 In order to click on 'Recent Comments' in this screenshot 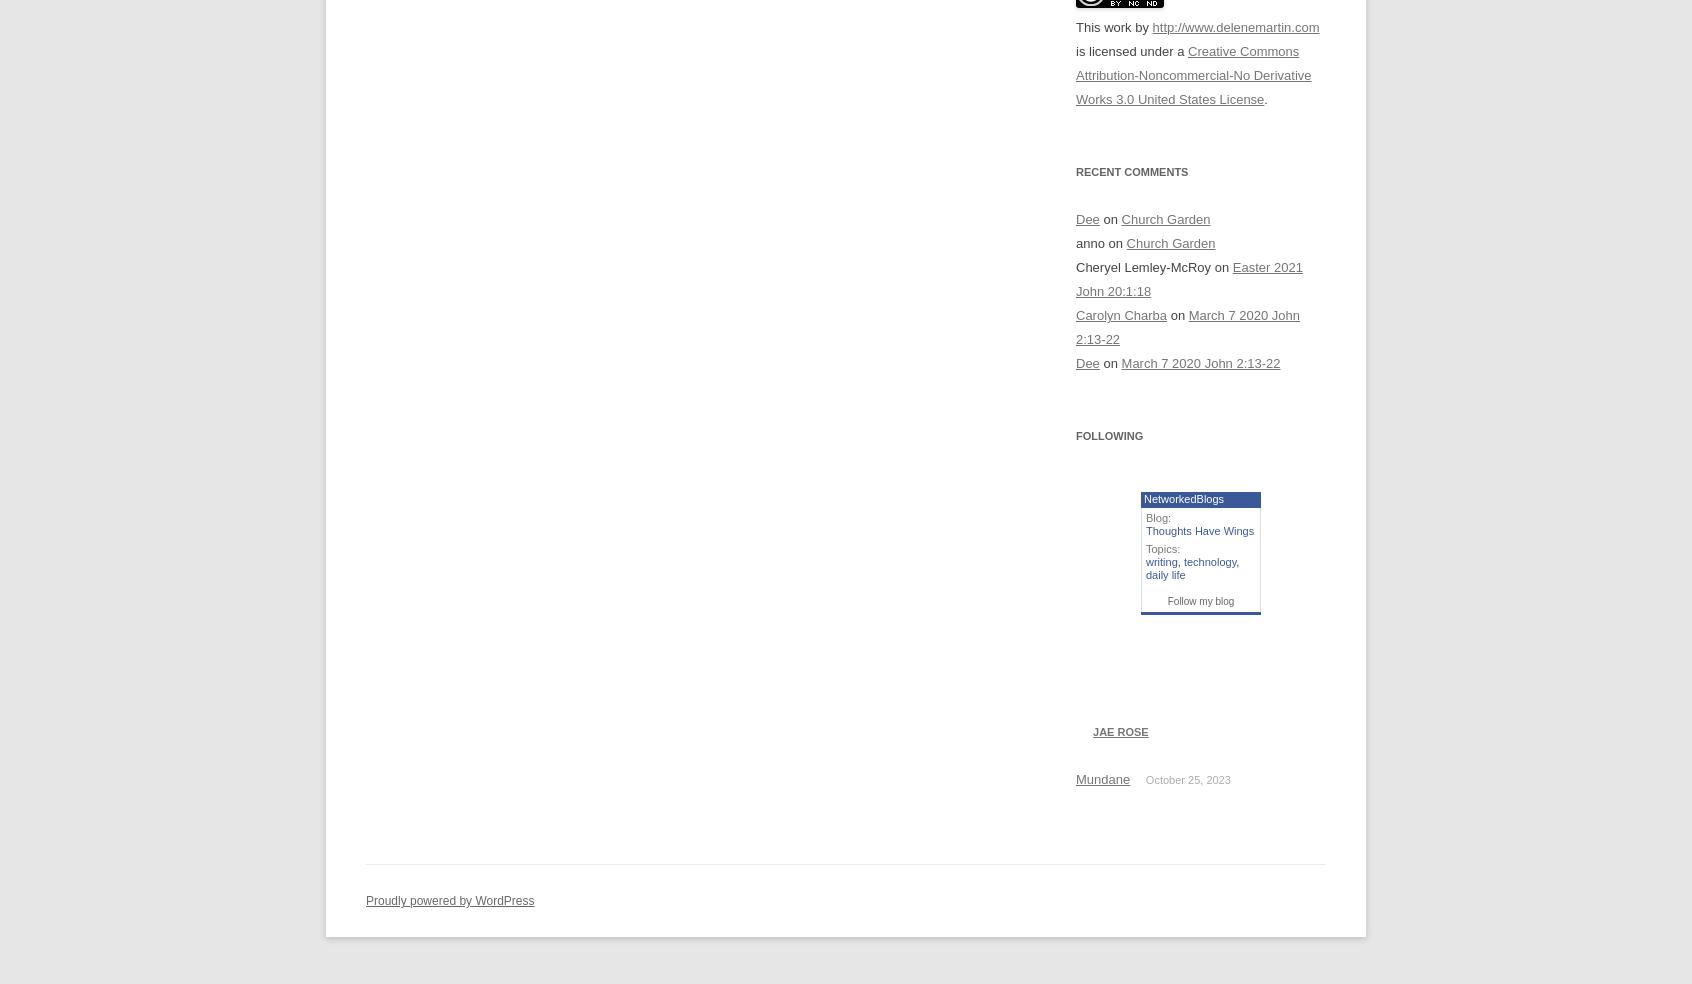, I will do `click(1130, 172)`.